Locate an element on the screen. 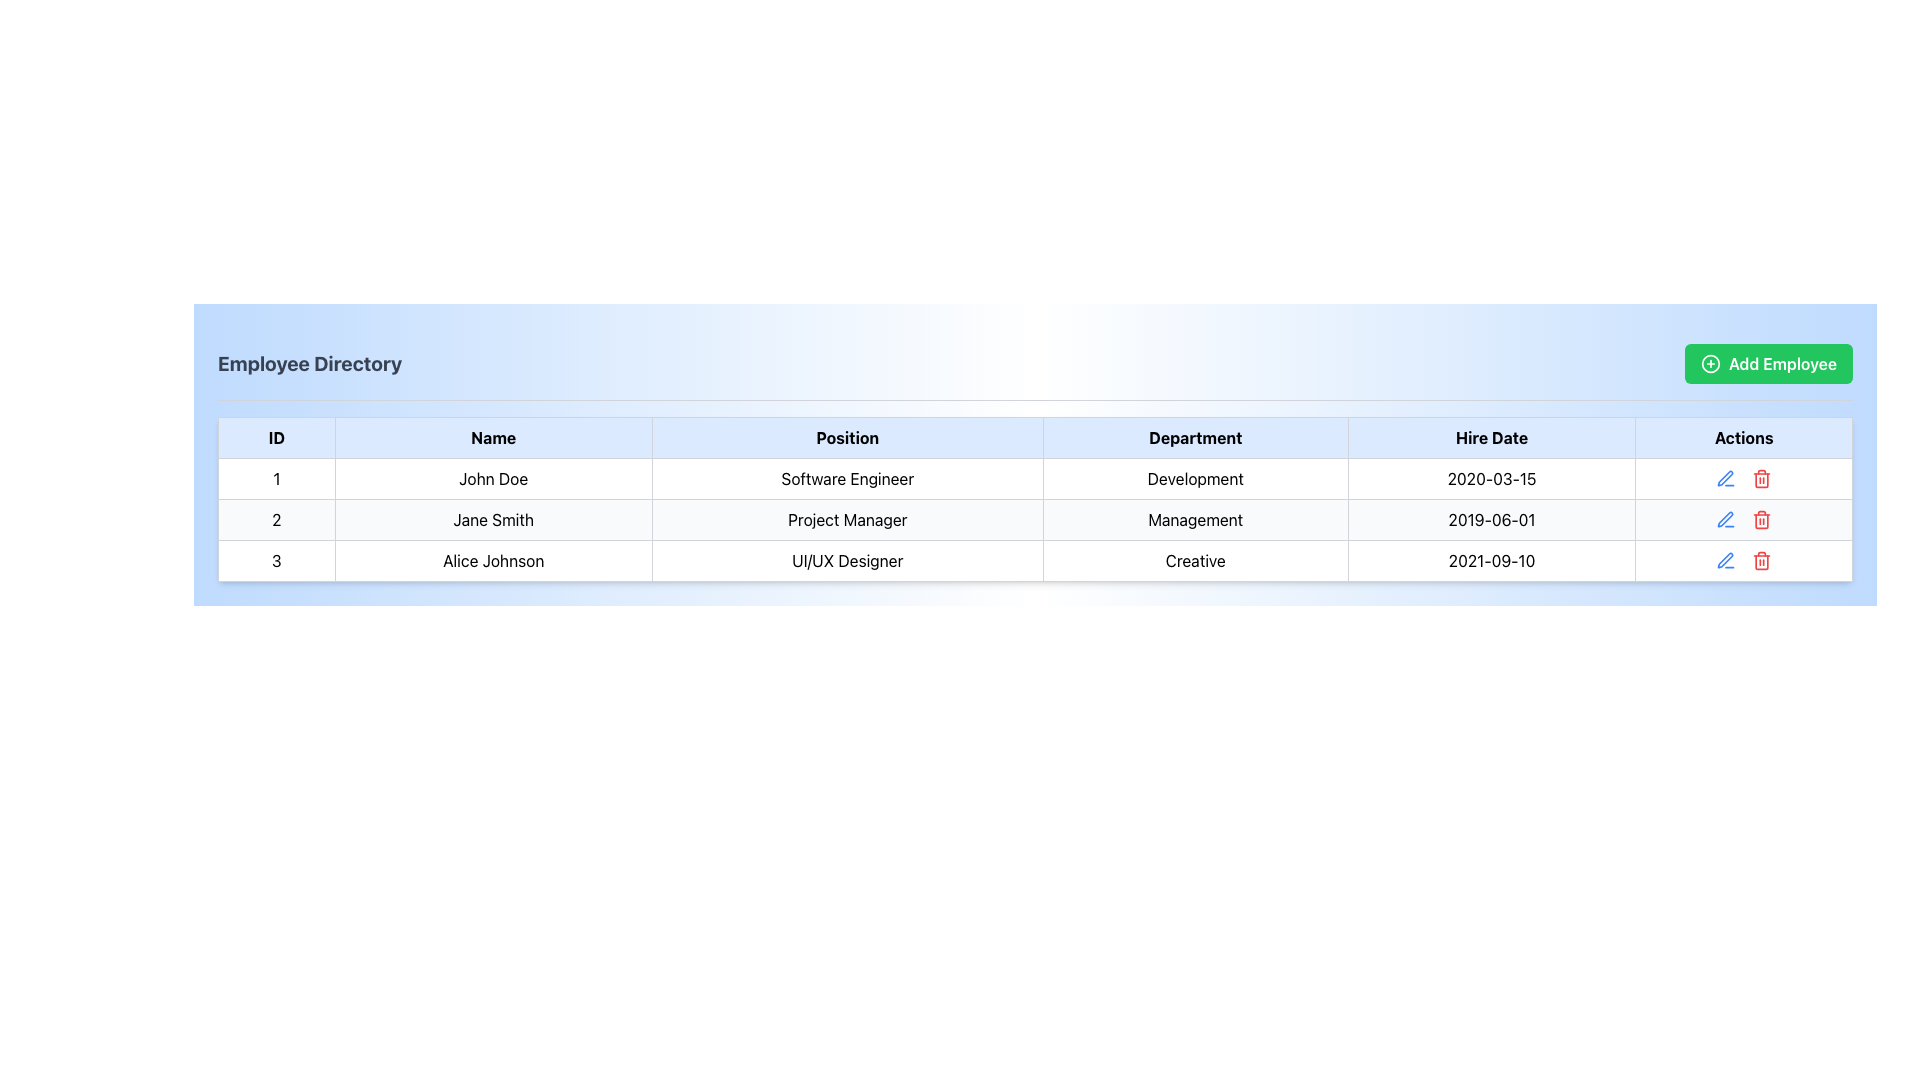  the 'Add Employee' button located in the top-right corner of the 'Employee Directory' section to observe hover effects indicating interactivity is located at coordinates (1768, 363).